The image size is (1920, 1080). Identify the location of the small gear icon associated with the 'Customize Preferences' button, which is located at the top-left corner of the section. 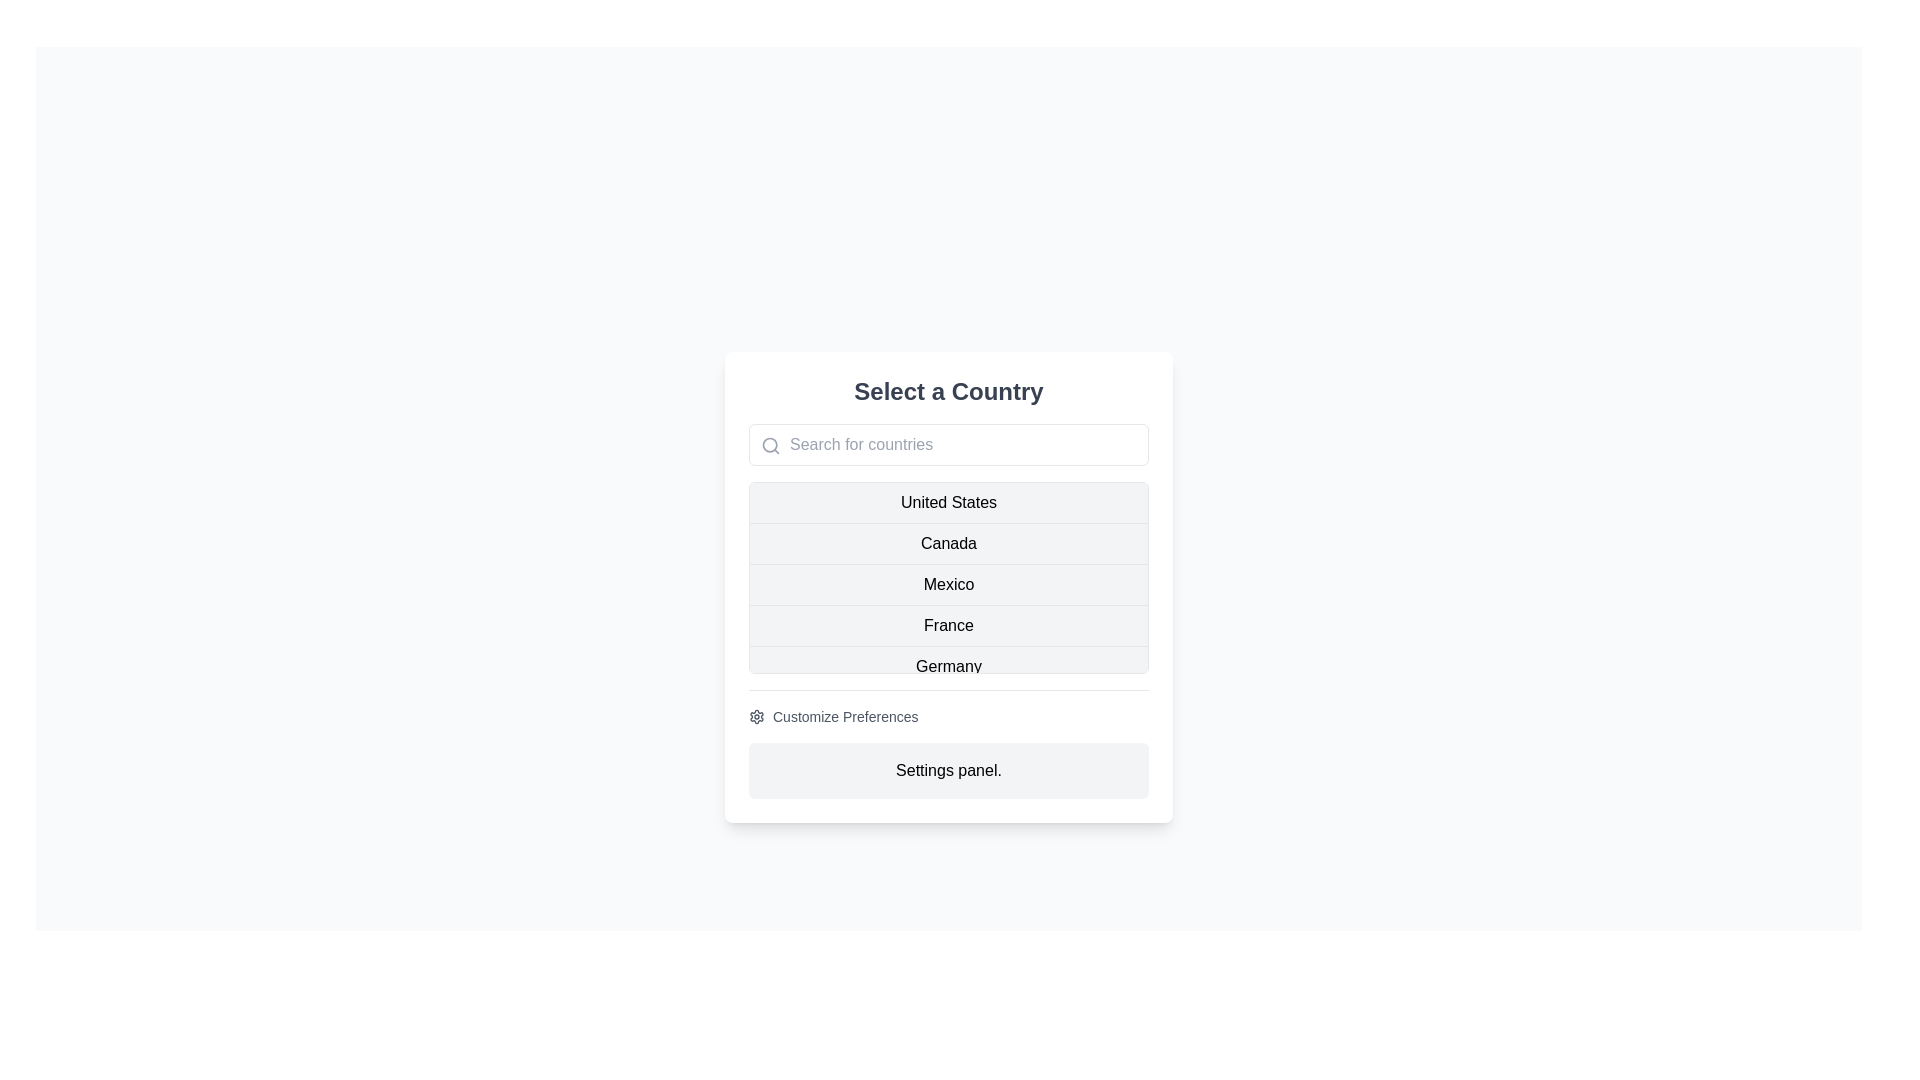
(756, 715).